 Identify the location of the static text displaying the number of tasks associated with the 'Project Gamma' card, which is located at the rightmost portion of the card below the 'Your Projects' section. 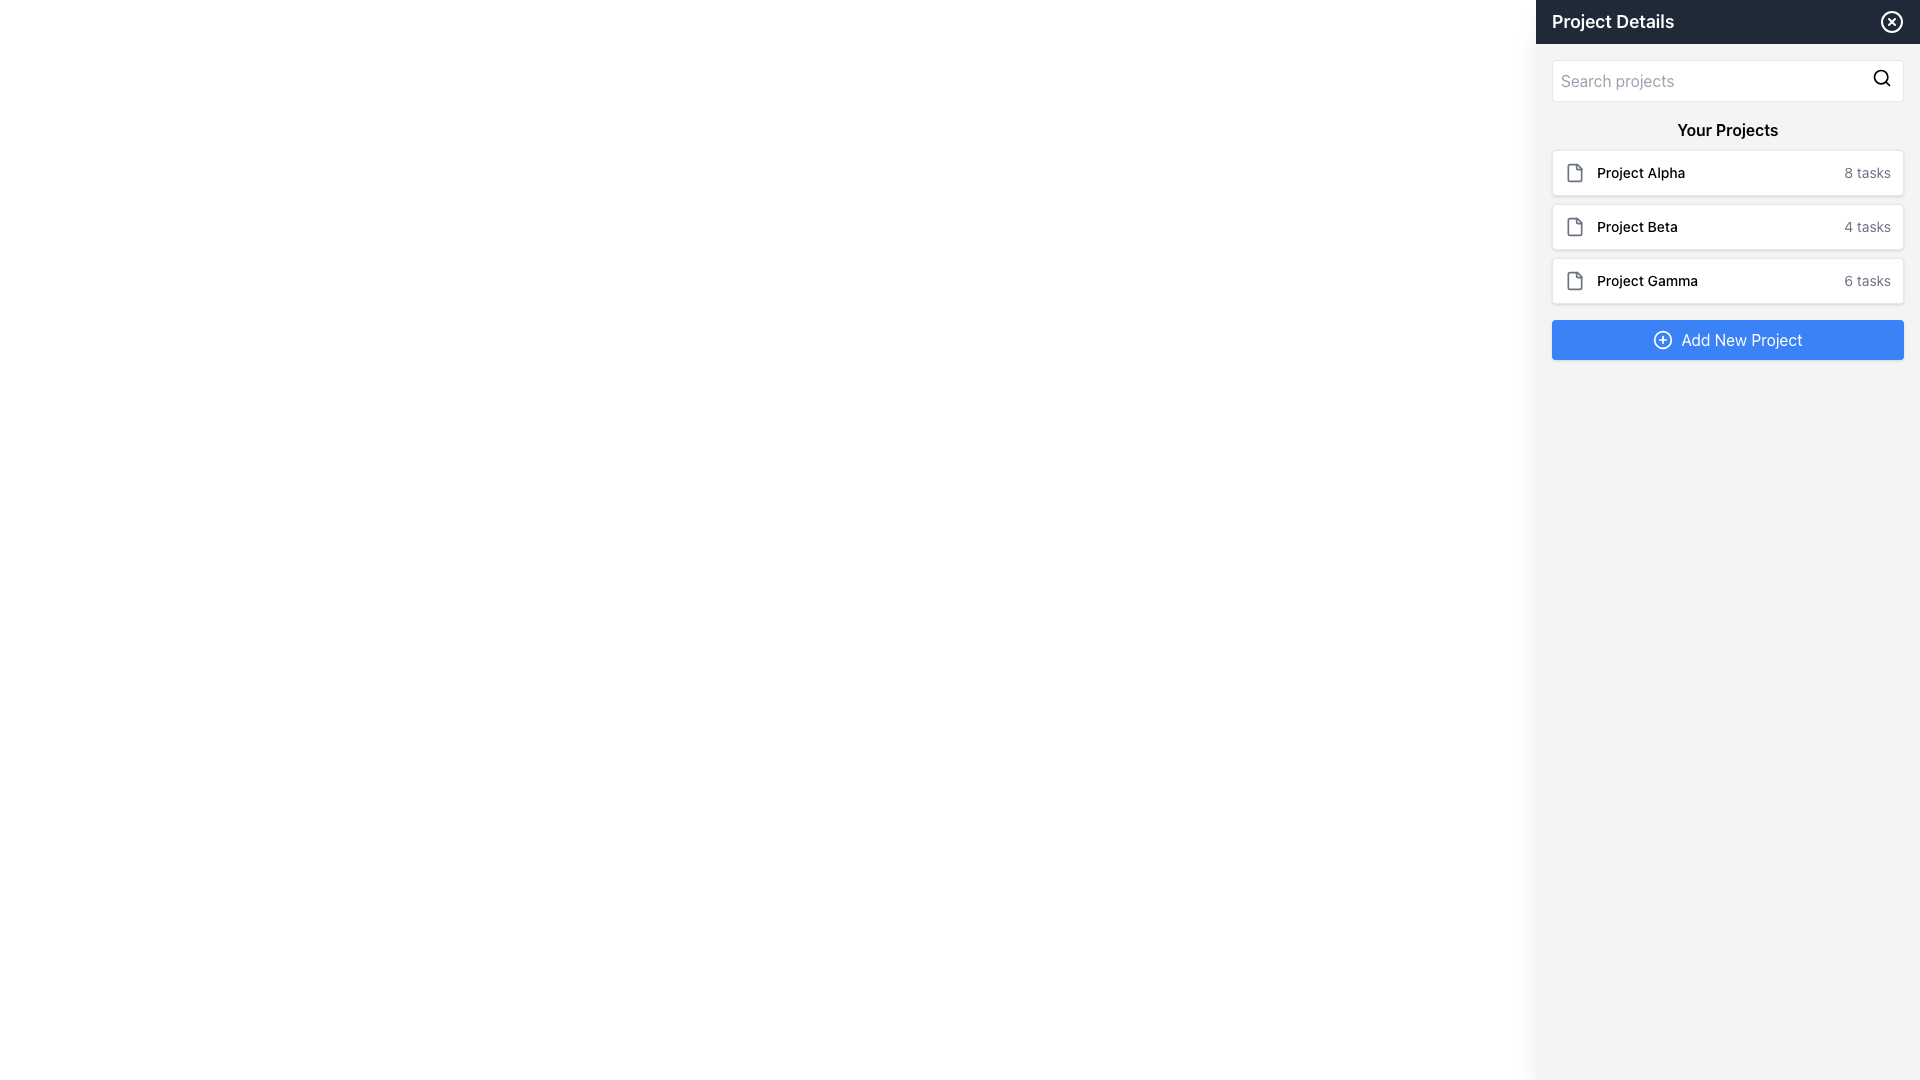
(1866, 281).